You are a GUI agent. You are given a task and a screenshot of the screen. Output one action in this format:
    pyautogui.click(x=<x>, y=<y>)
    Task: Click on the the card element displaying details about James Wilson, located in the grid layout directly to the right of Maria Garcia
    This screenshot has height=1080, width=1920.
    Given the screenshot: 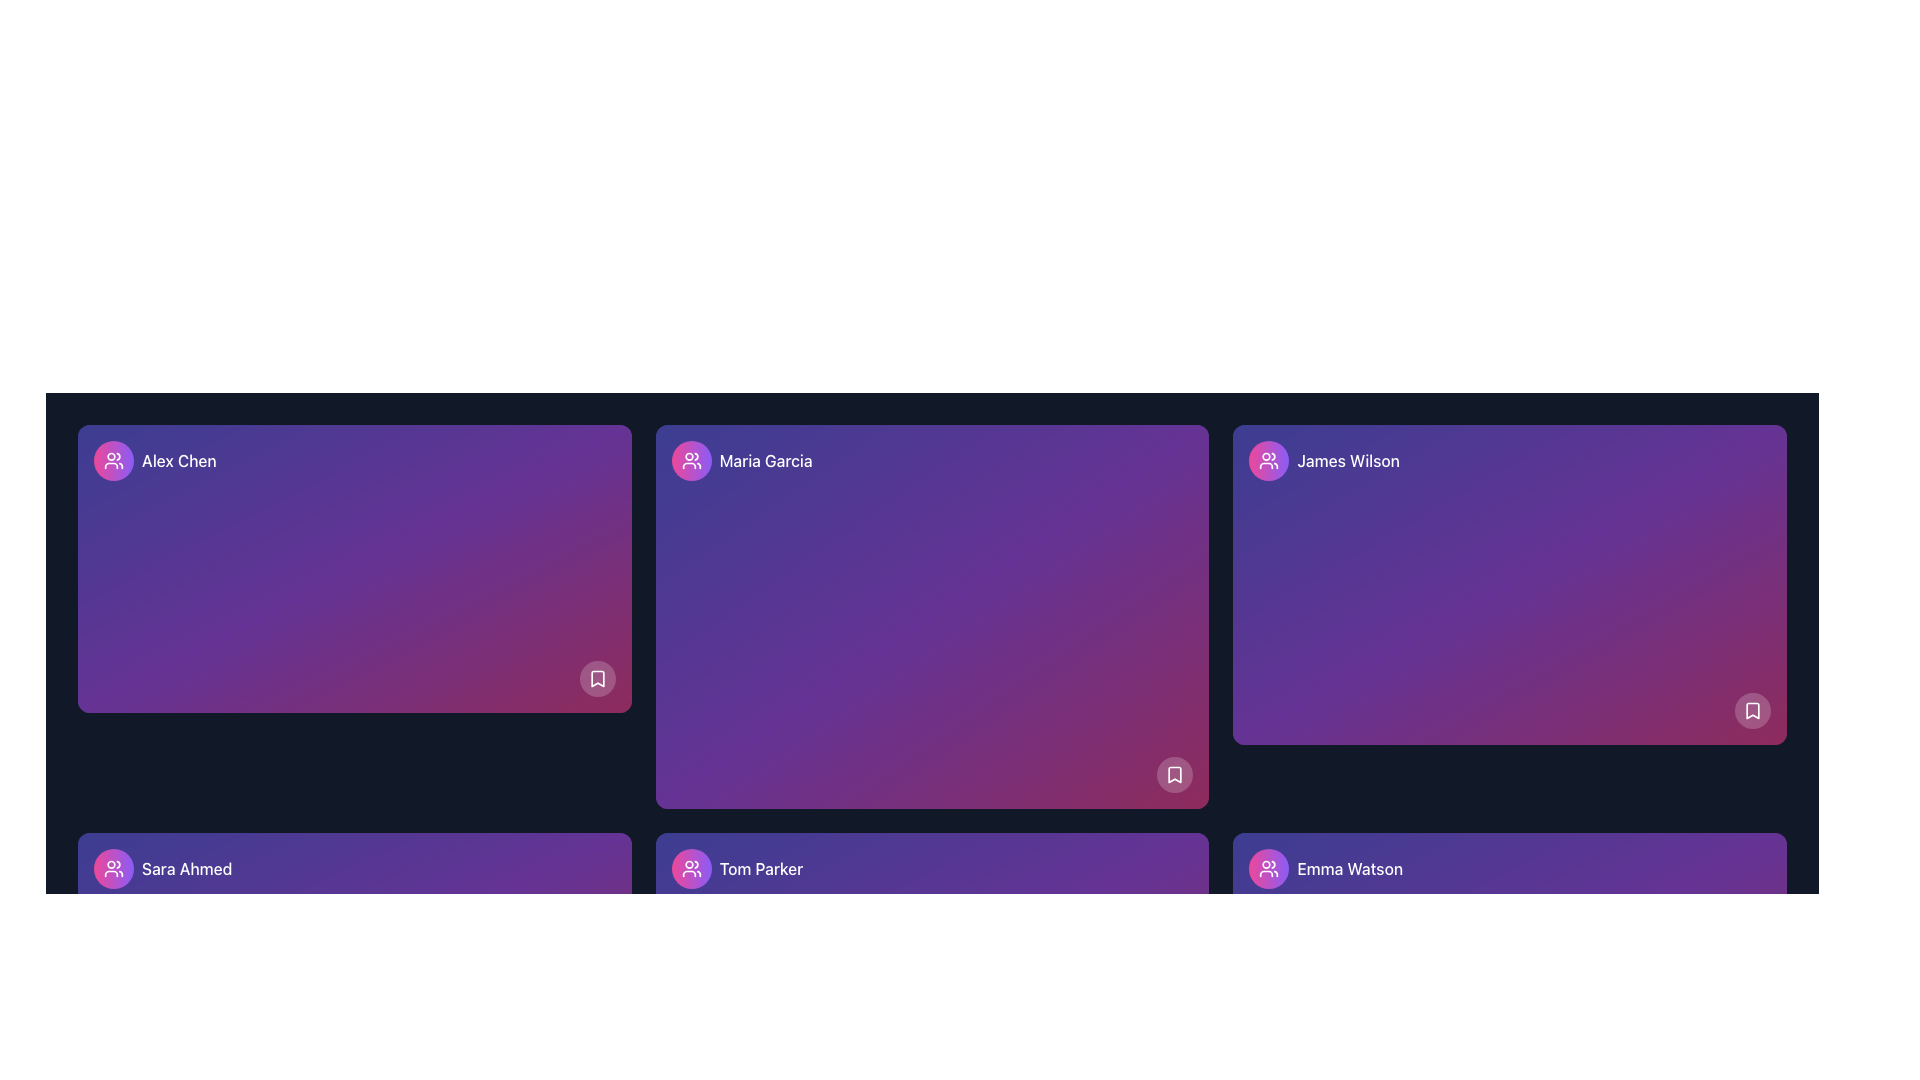 What is the action you would take?
    pyautogui.click(x=1510, y=585)
    